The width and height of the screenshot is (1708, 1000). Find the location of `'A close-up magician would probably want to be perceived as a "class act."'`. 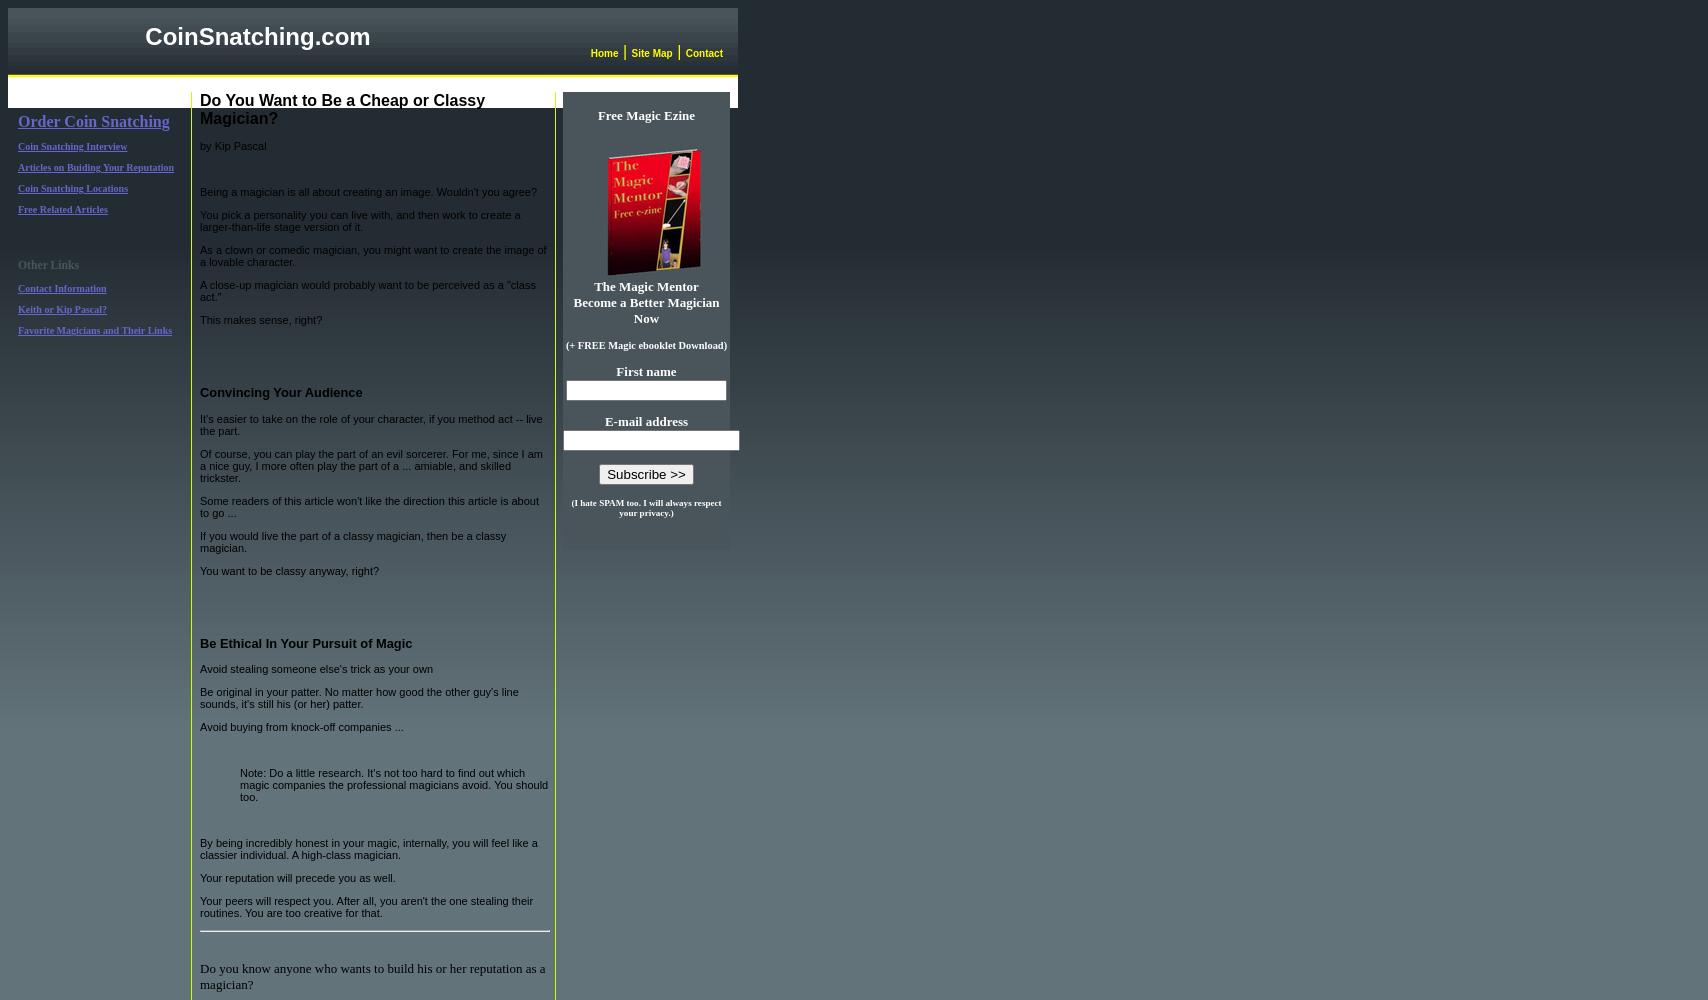

'A close-up magician would probably want to be perceived as a "class act."' is located at coordinates (367, 291).